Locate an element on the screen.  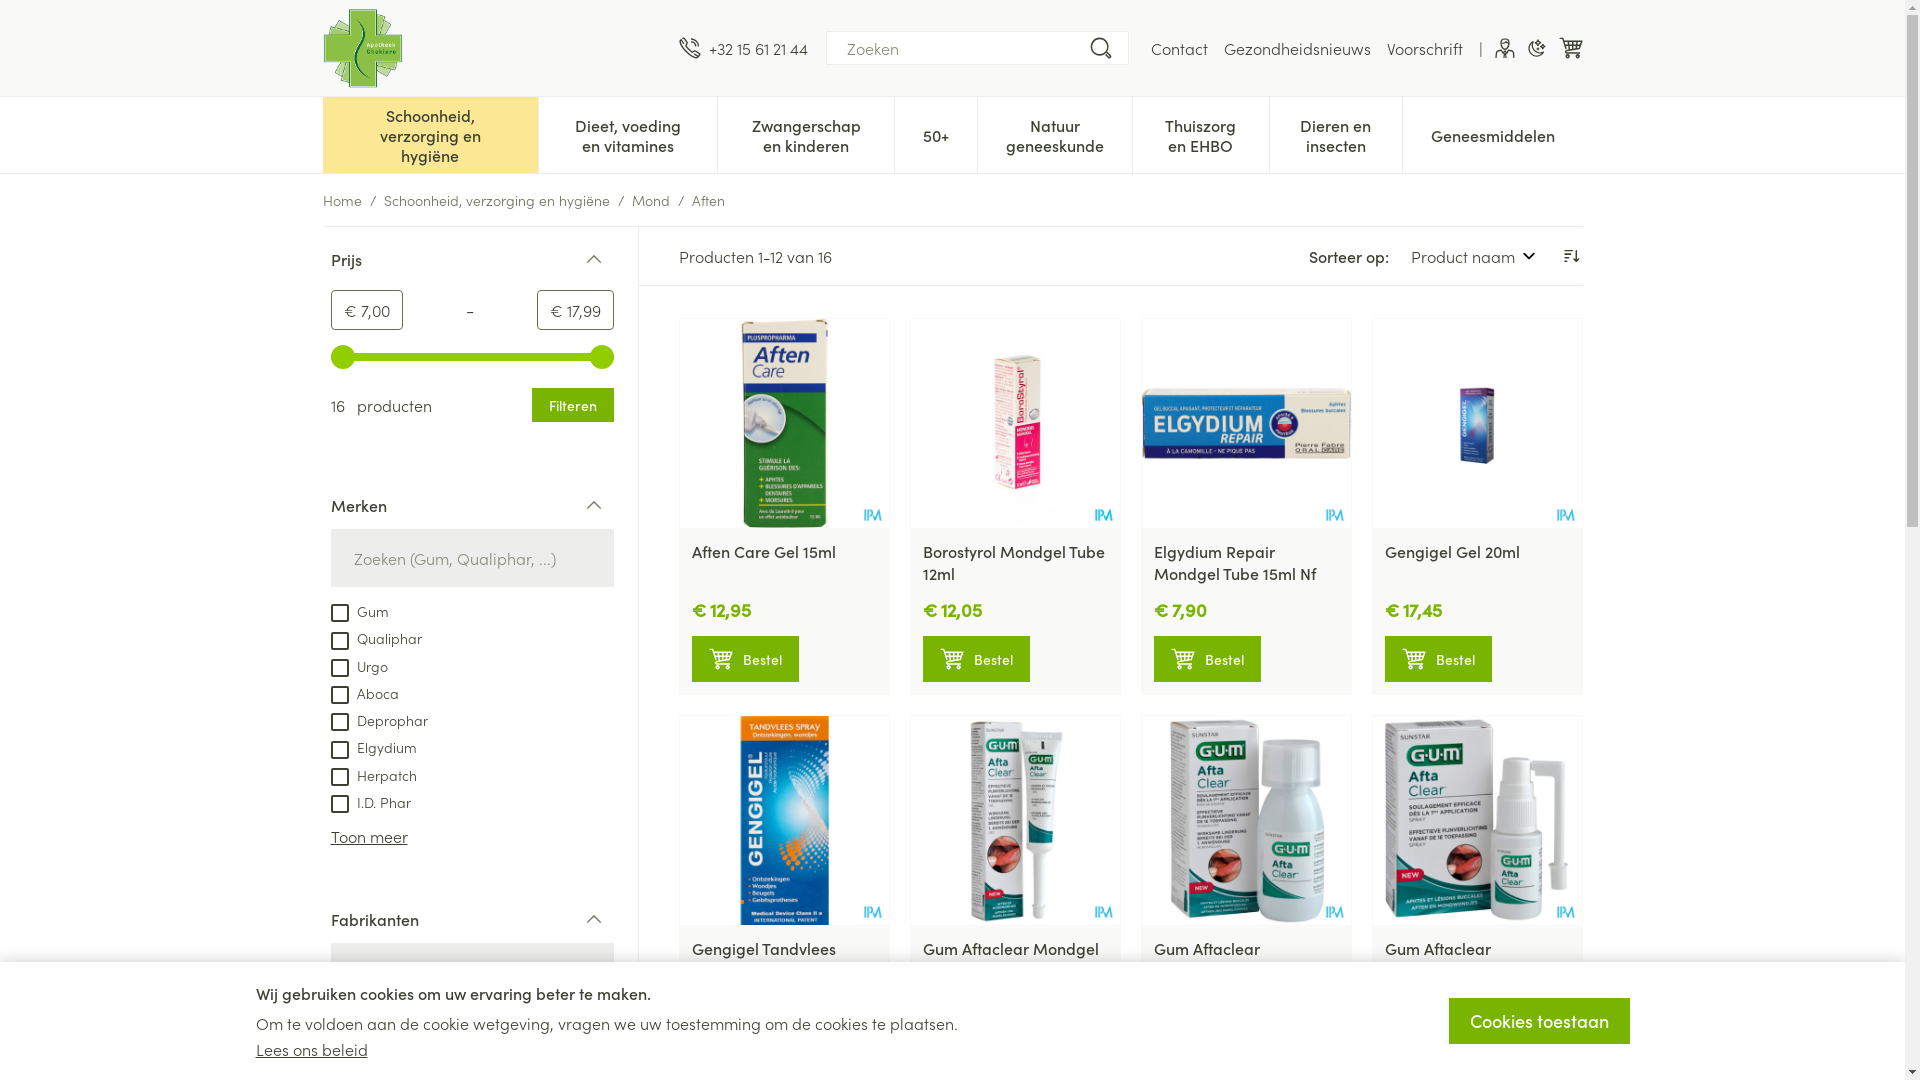
'Sunstar Benelux BV.' is located at coordinates (405, 1023).